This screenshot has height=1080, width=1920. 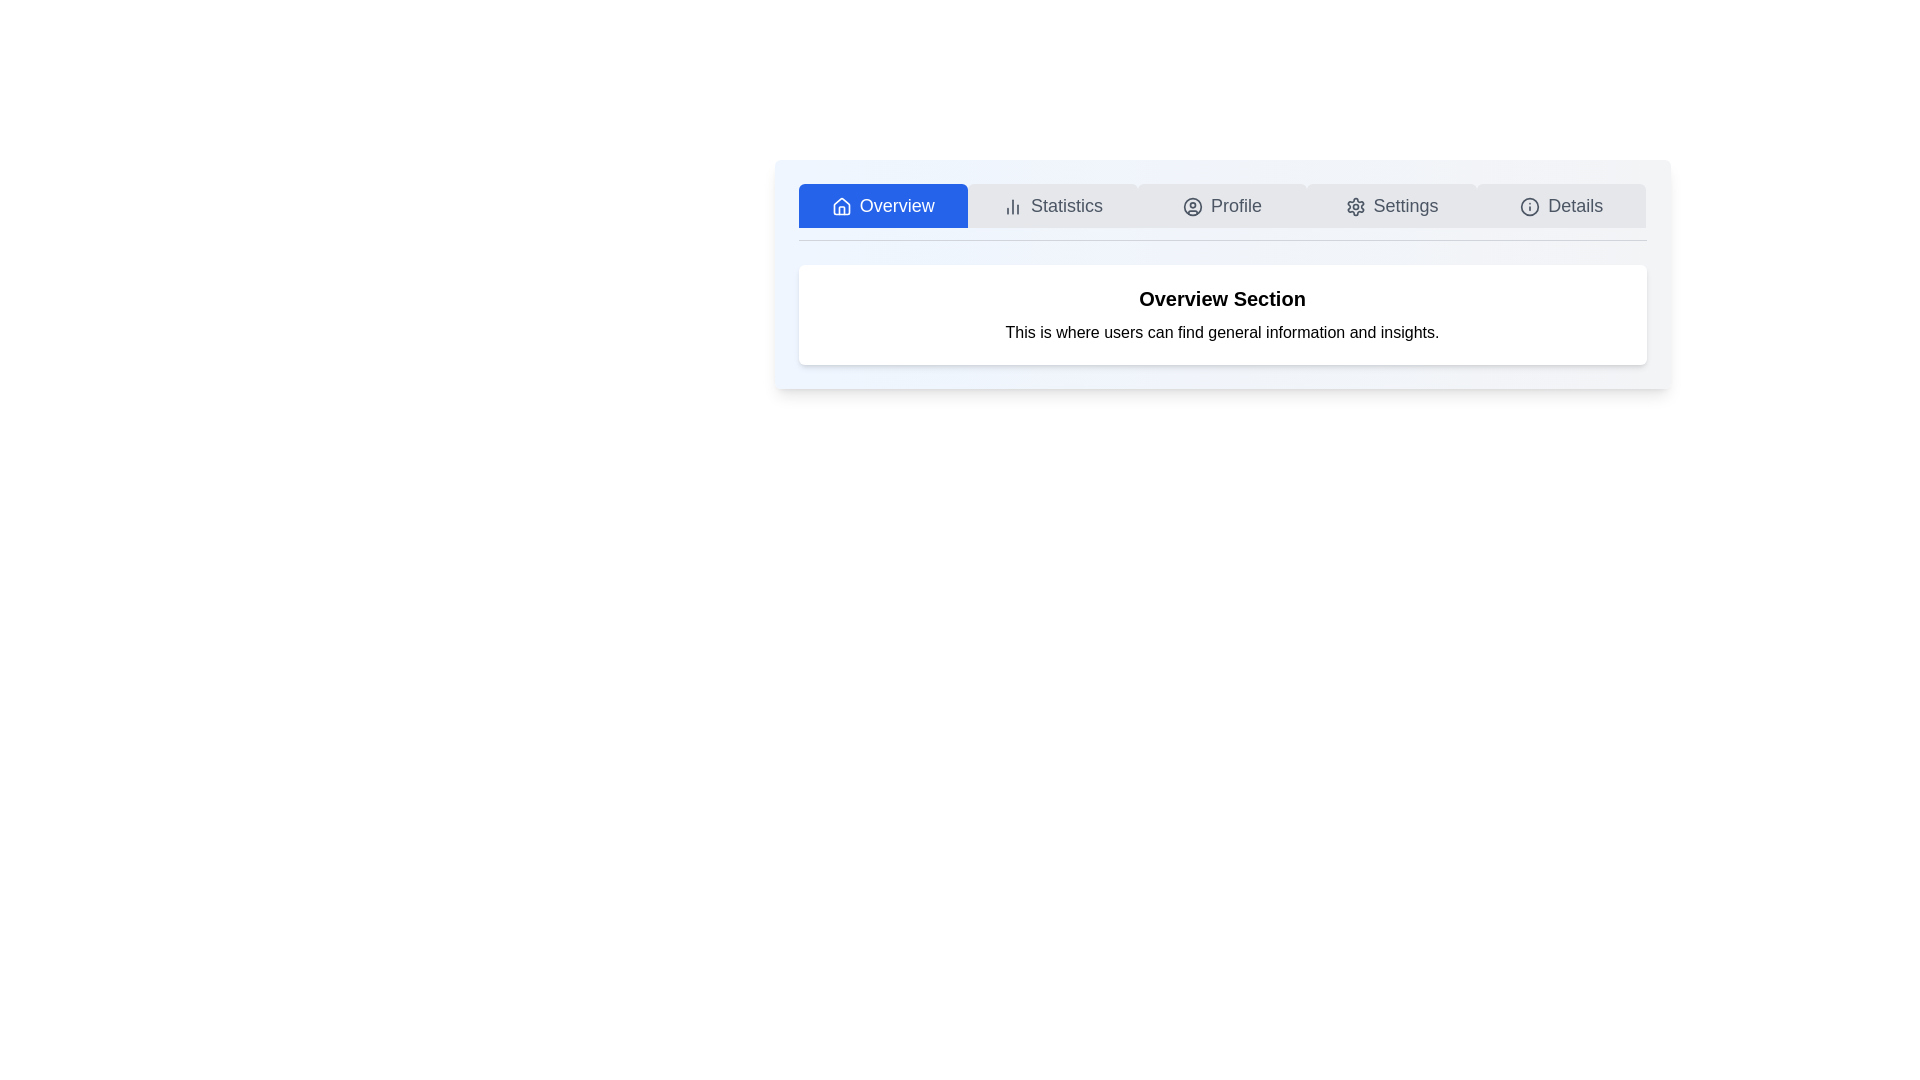 I want to click on the 'Details' tab, which is a rectangular button with rounded top corners, gray background, and contains the text label 'Details' along with an information icon, so click(x=1560, y=205).